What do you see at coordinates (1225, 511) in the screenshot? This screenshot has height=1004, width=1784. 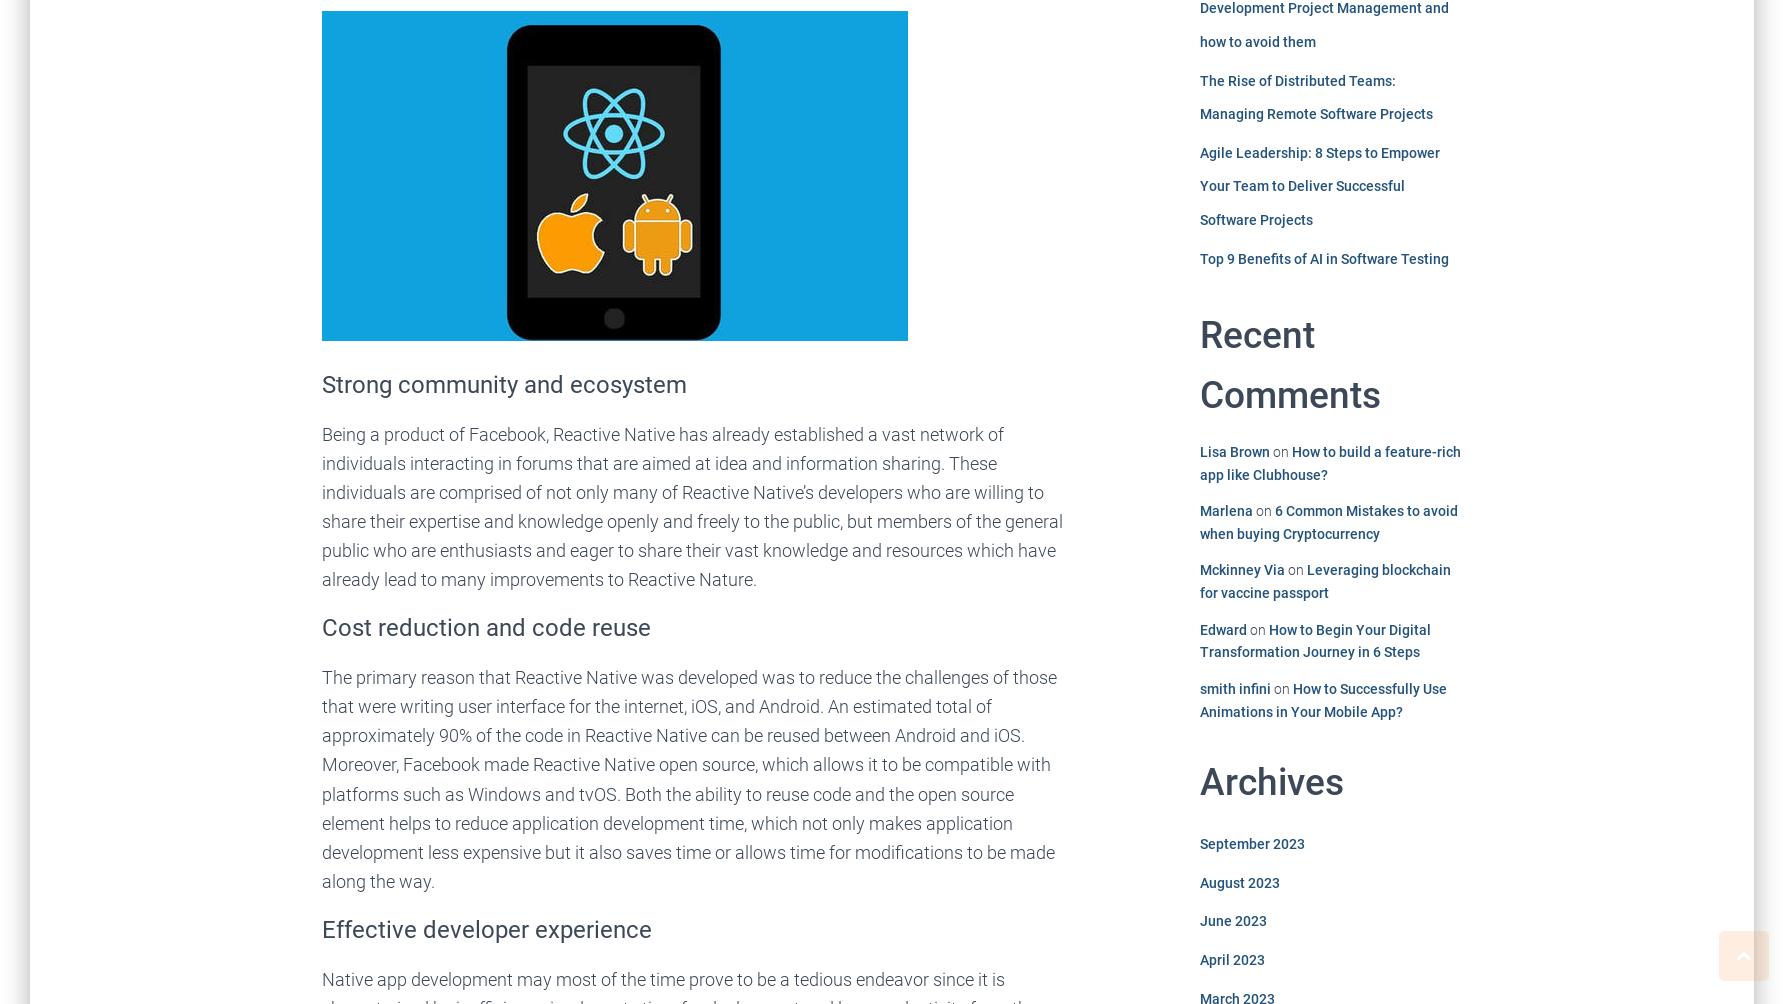 I see `'Marlena'` at bounding box center [1225, 511].